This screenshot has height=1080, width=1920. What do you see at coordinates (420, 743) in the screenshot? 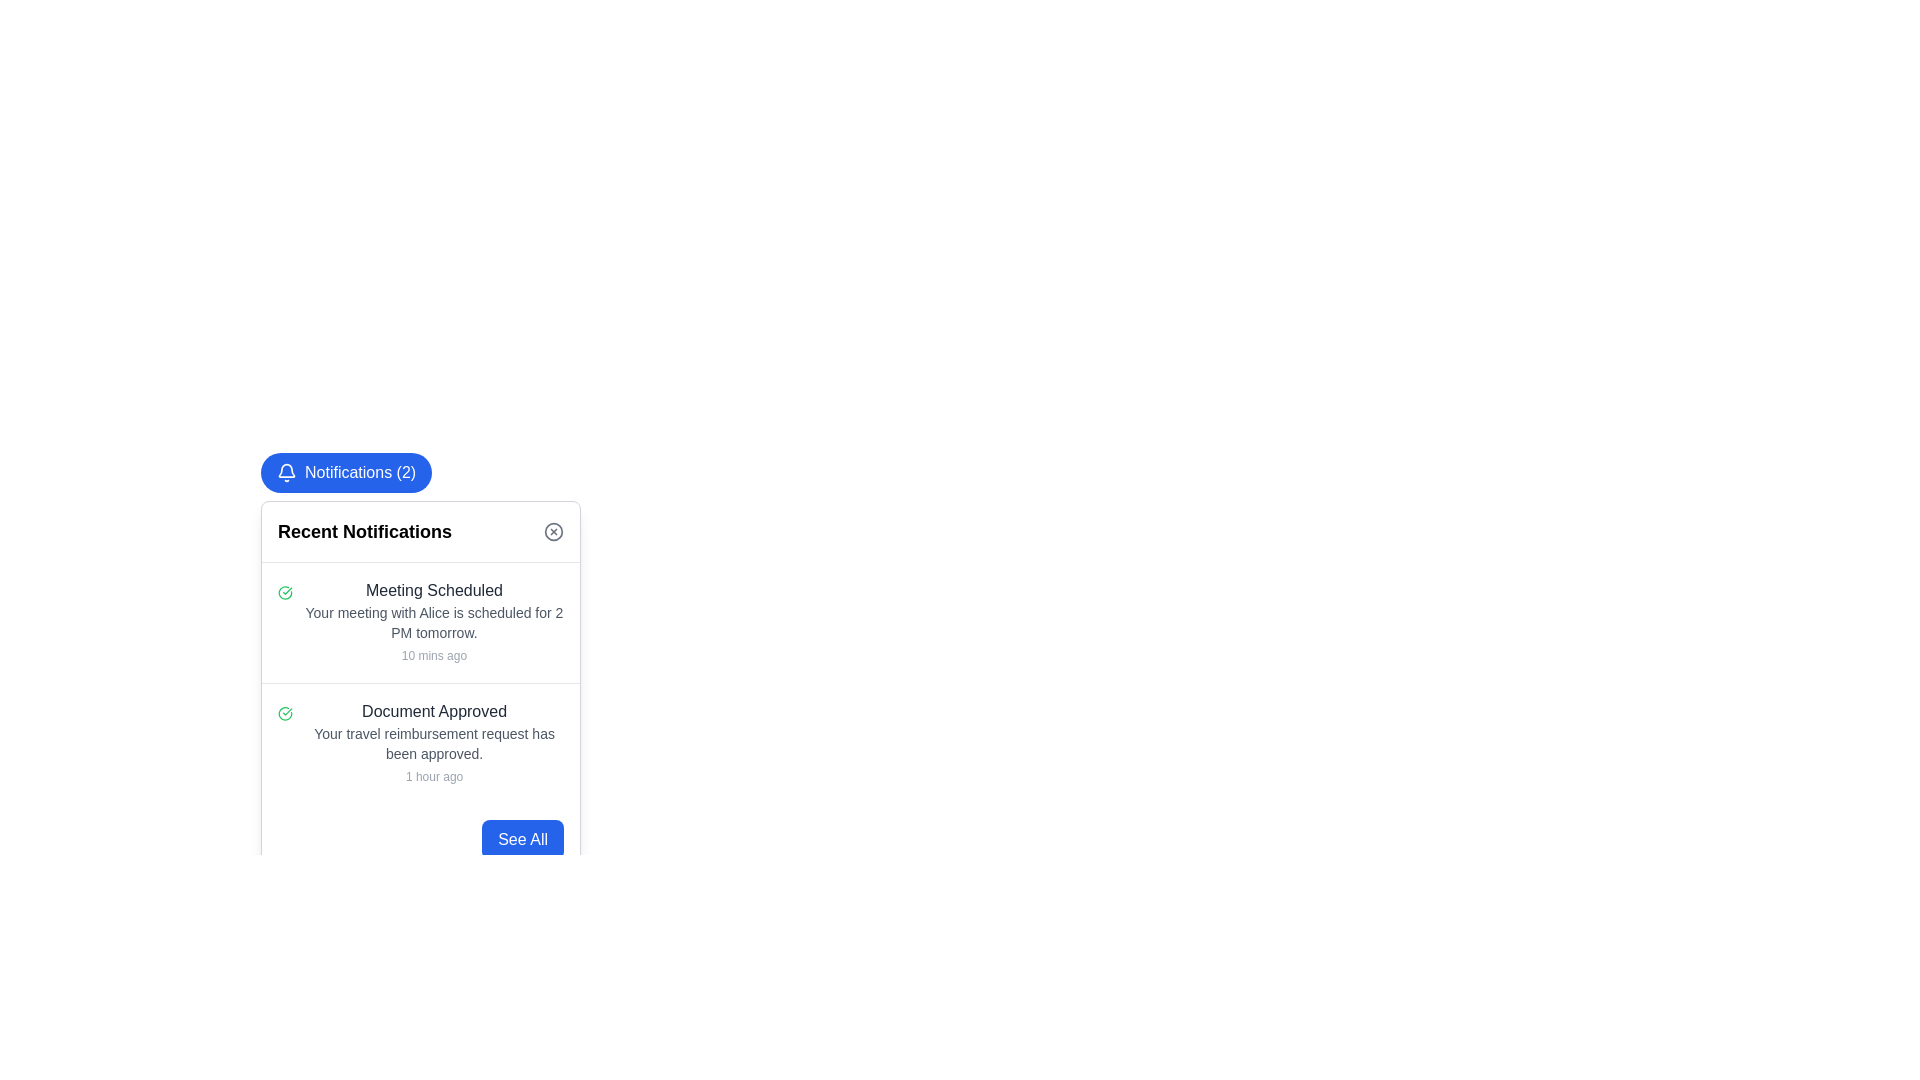
I see `notification card that informs the user about the approval of their travel reimbursement request, which is the second item in the notification list` at bounding box center [420, 743].